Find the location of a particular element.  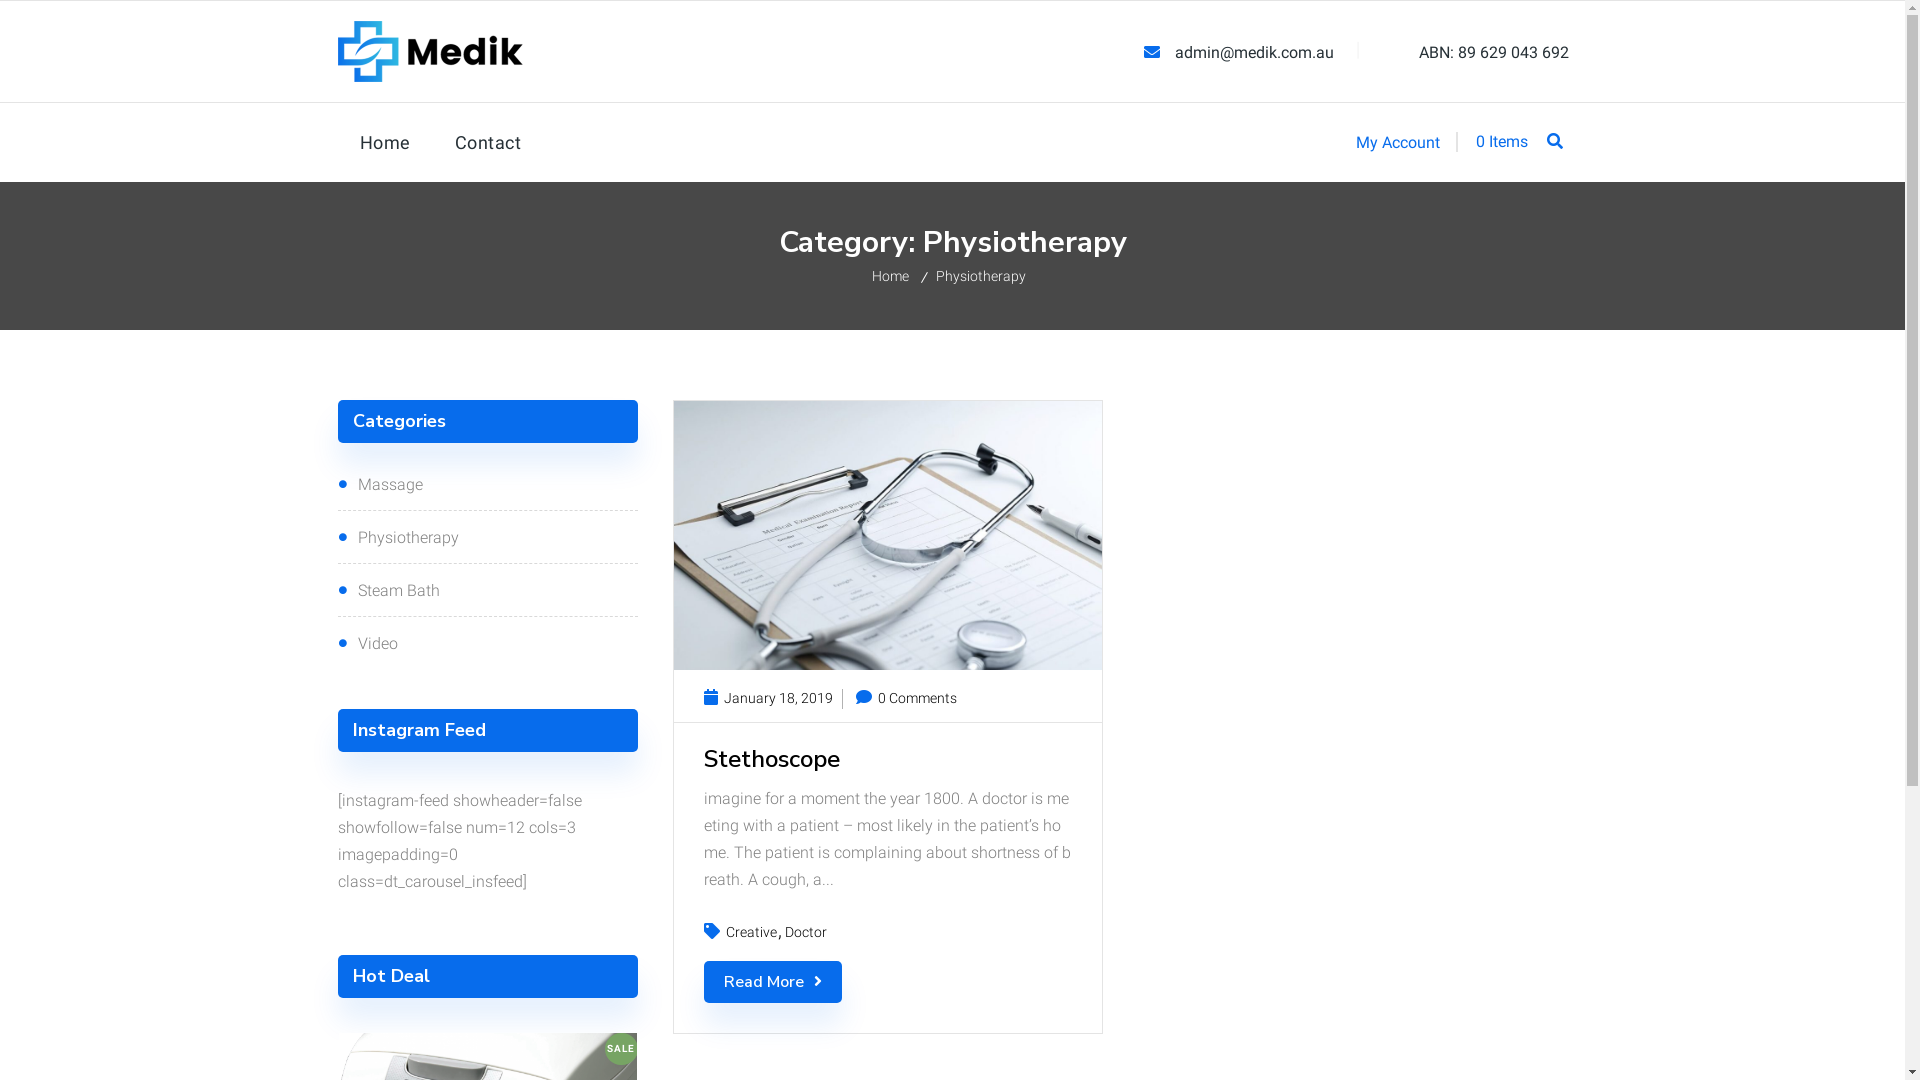

'ABN: 89 629 043 692' is located at coordinates (1490, 50).